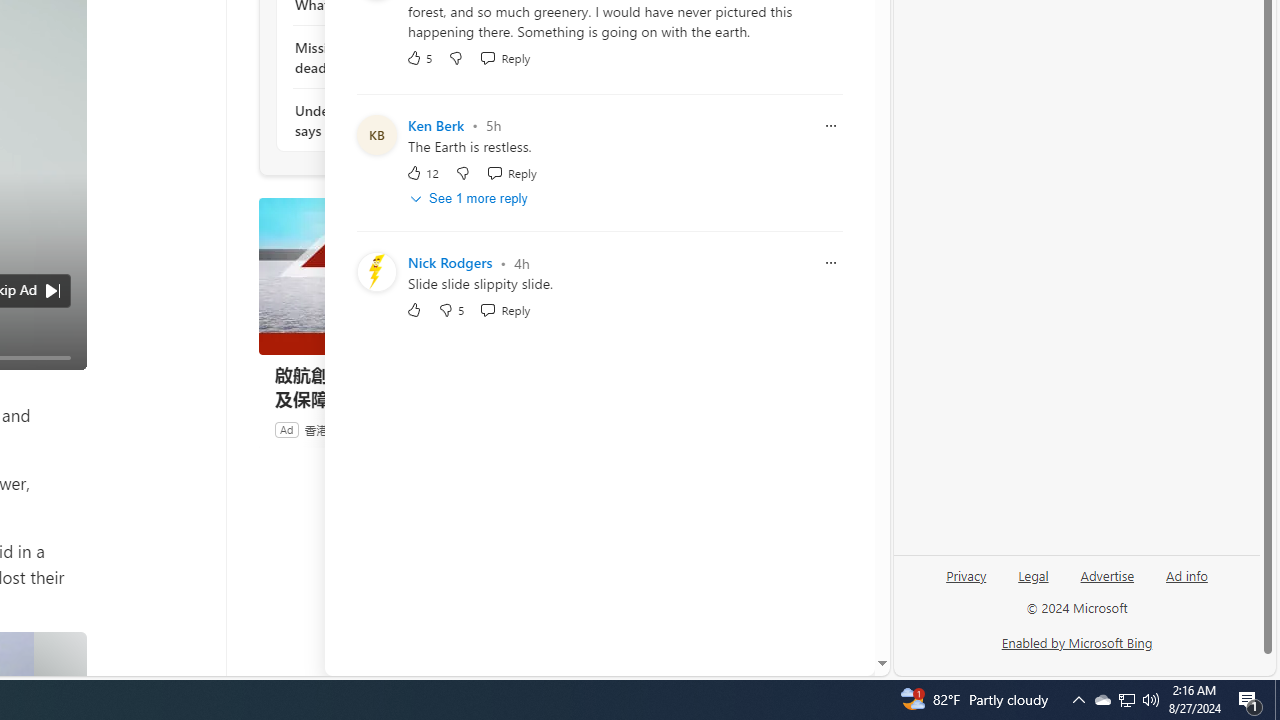 The image size is (1280, 720). What do you see at coordinates (421, 171) in the screenshot?
I see `'12 Like'` at bounding box center [421, 171].